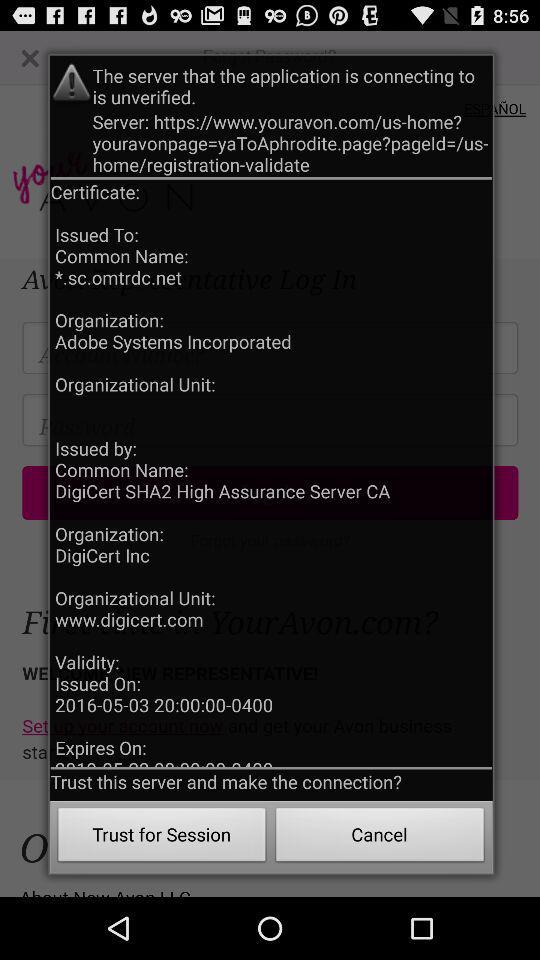 This screenshot has width=540, height=960. Describe the element at coordinates (380, 837) in the screenshot. I see `icon below the trust this server` at that location.